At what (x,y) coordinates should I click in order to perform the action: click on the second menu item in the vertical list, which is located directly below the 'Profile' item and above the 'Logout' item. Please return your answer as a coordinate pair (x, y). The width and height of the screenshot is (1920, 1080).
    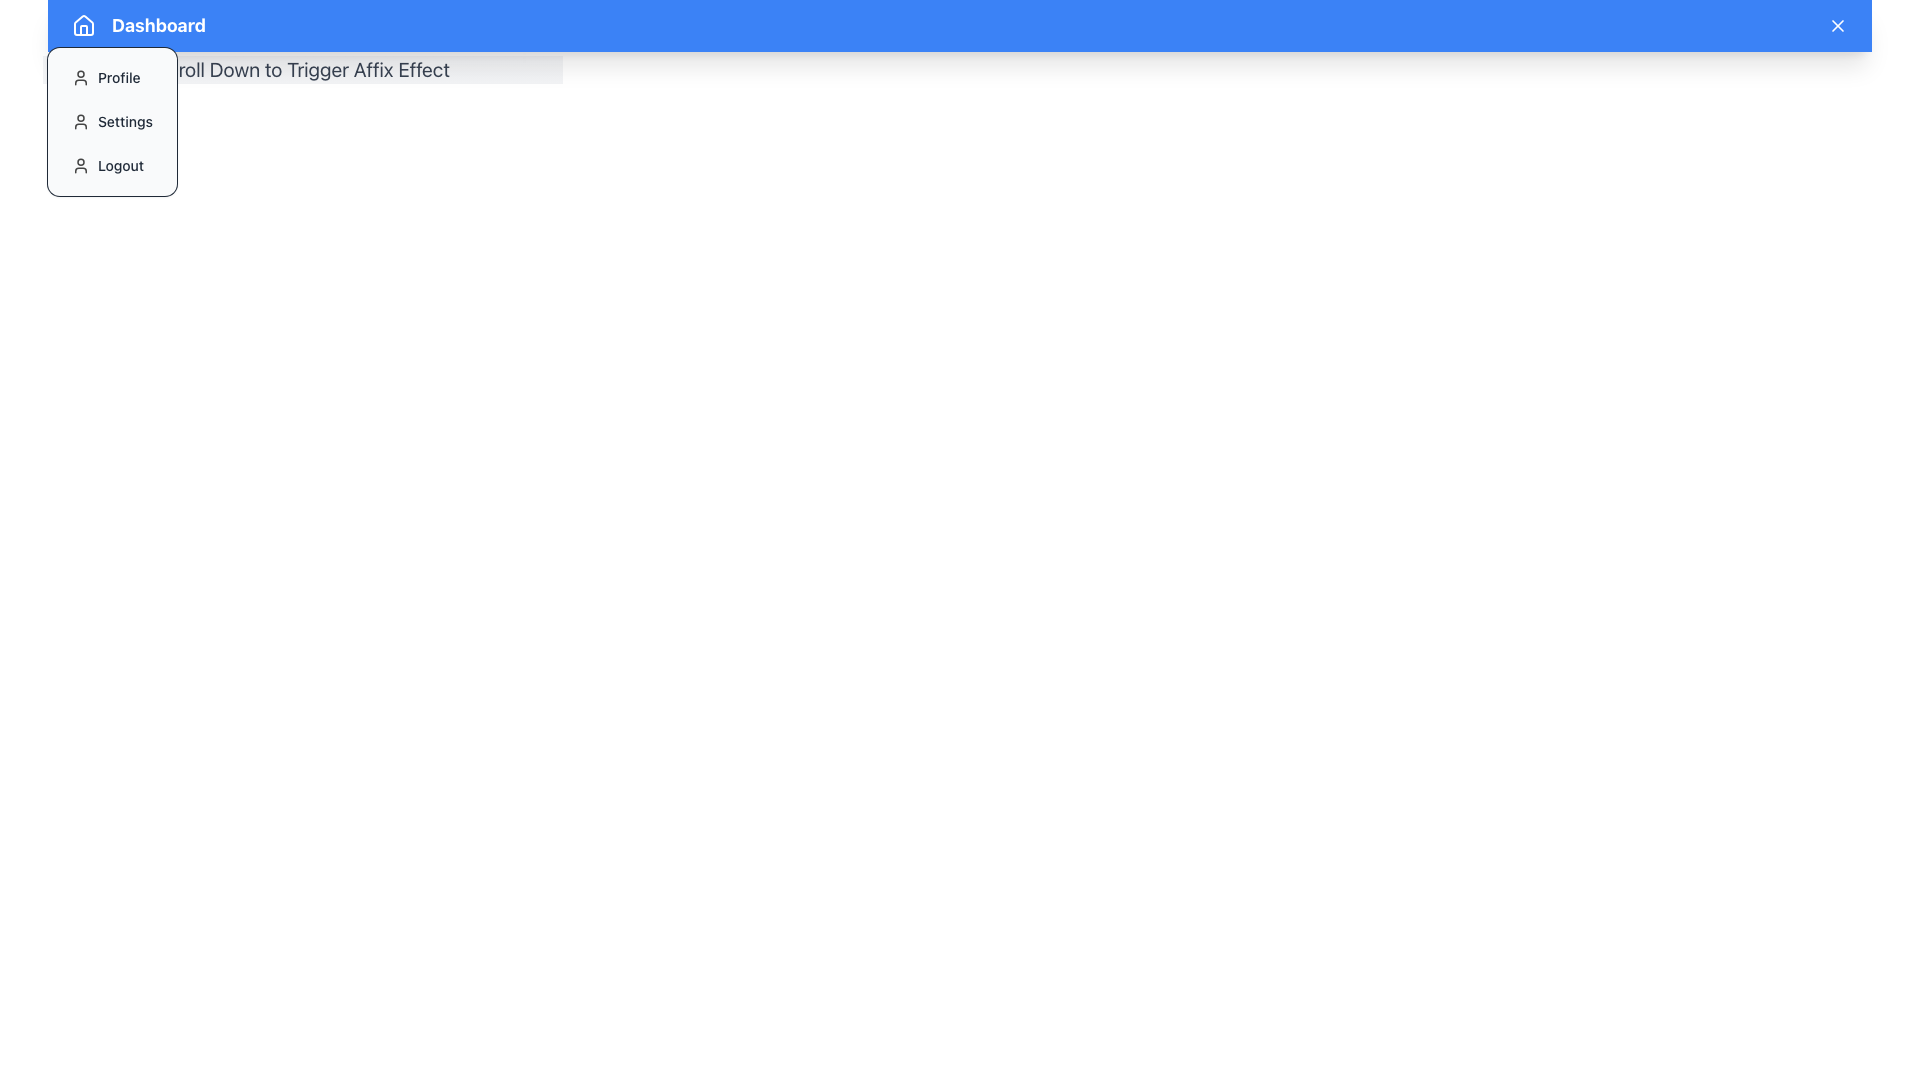
    Looking at the image, I should click on (111, 122).